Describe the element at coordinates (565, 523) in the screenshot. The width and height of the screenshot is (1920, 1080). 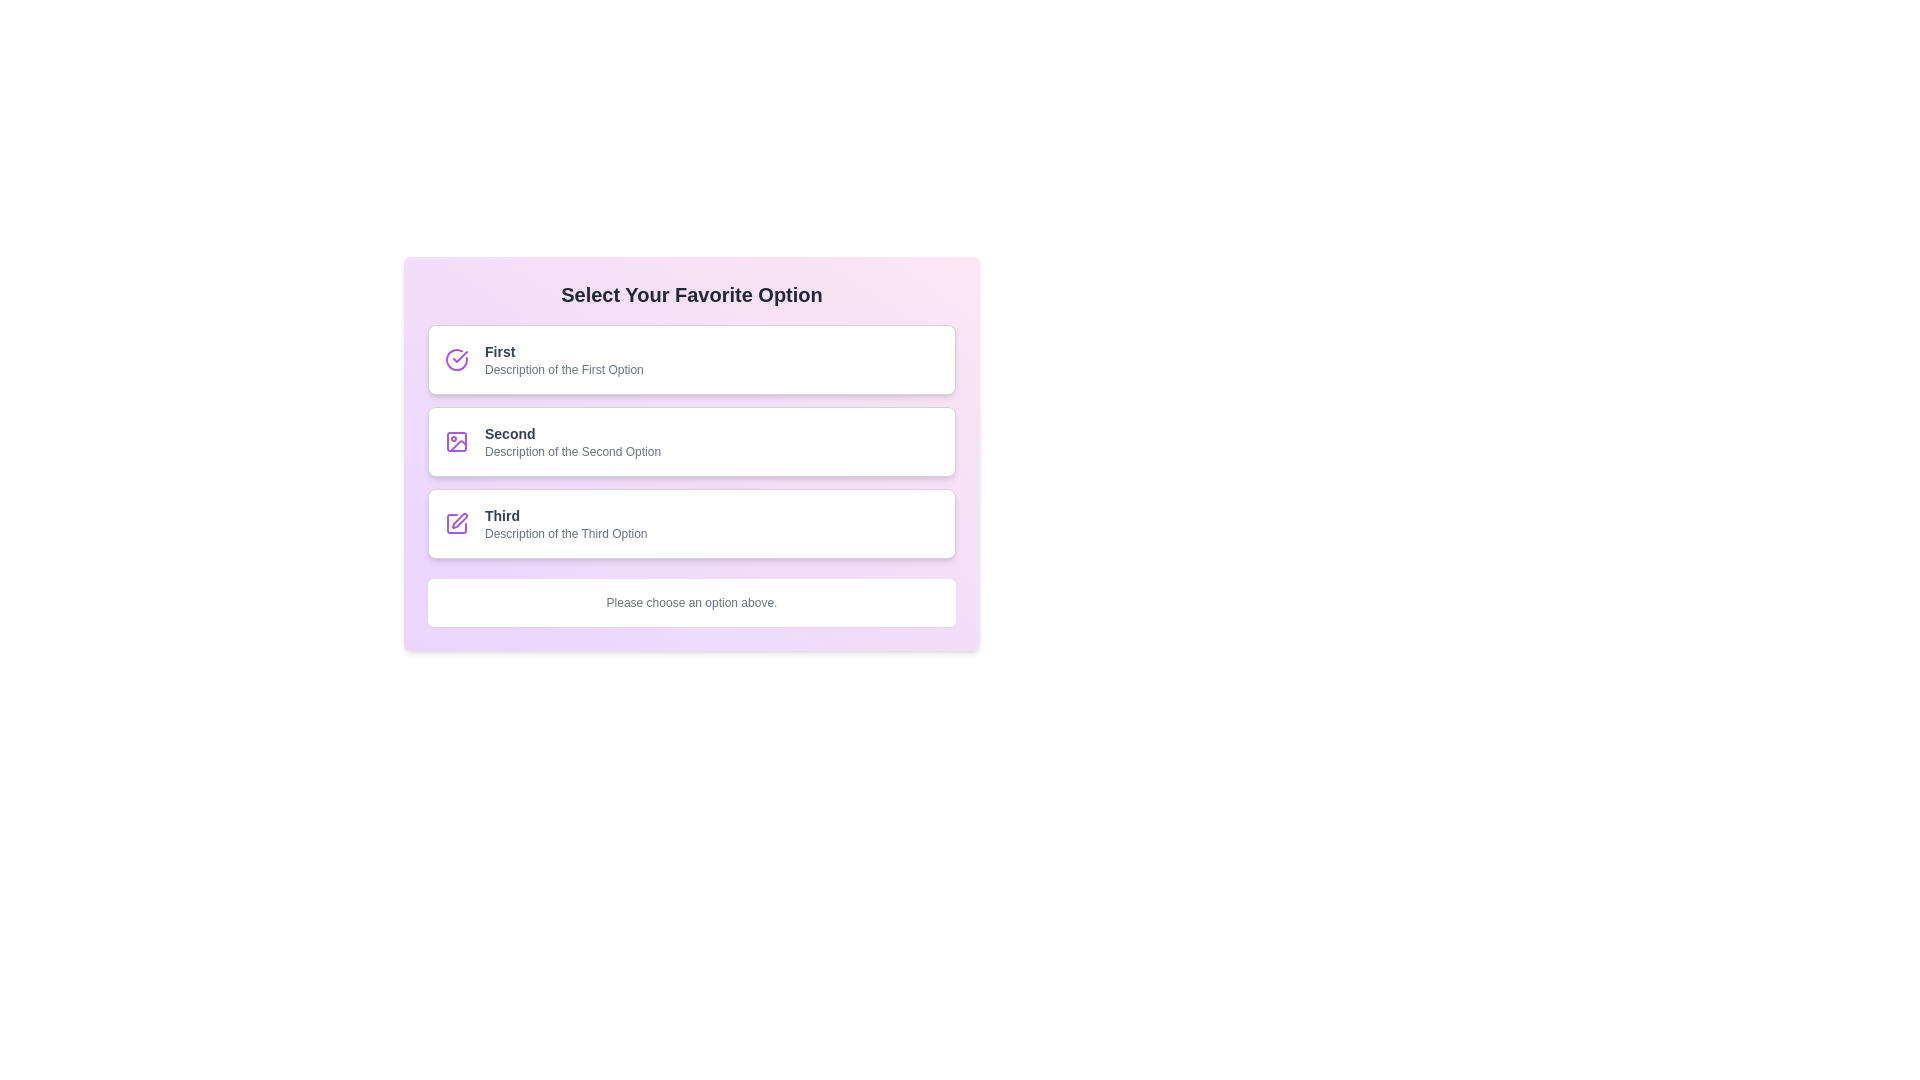
I see `the text label with the title 'Third', which serves as a description for the third selectable option in the list, positioned beneath the second option labeled 'Second'` at that location.